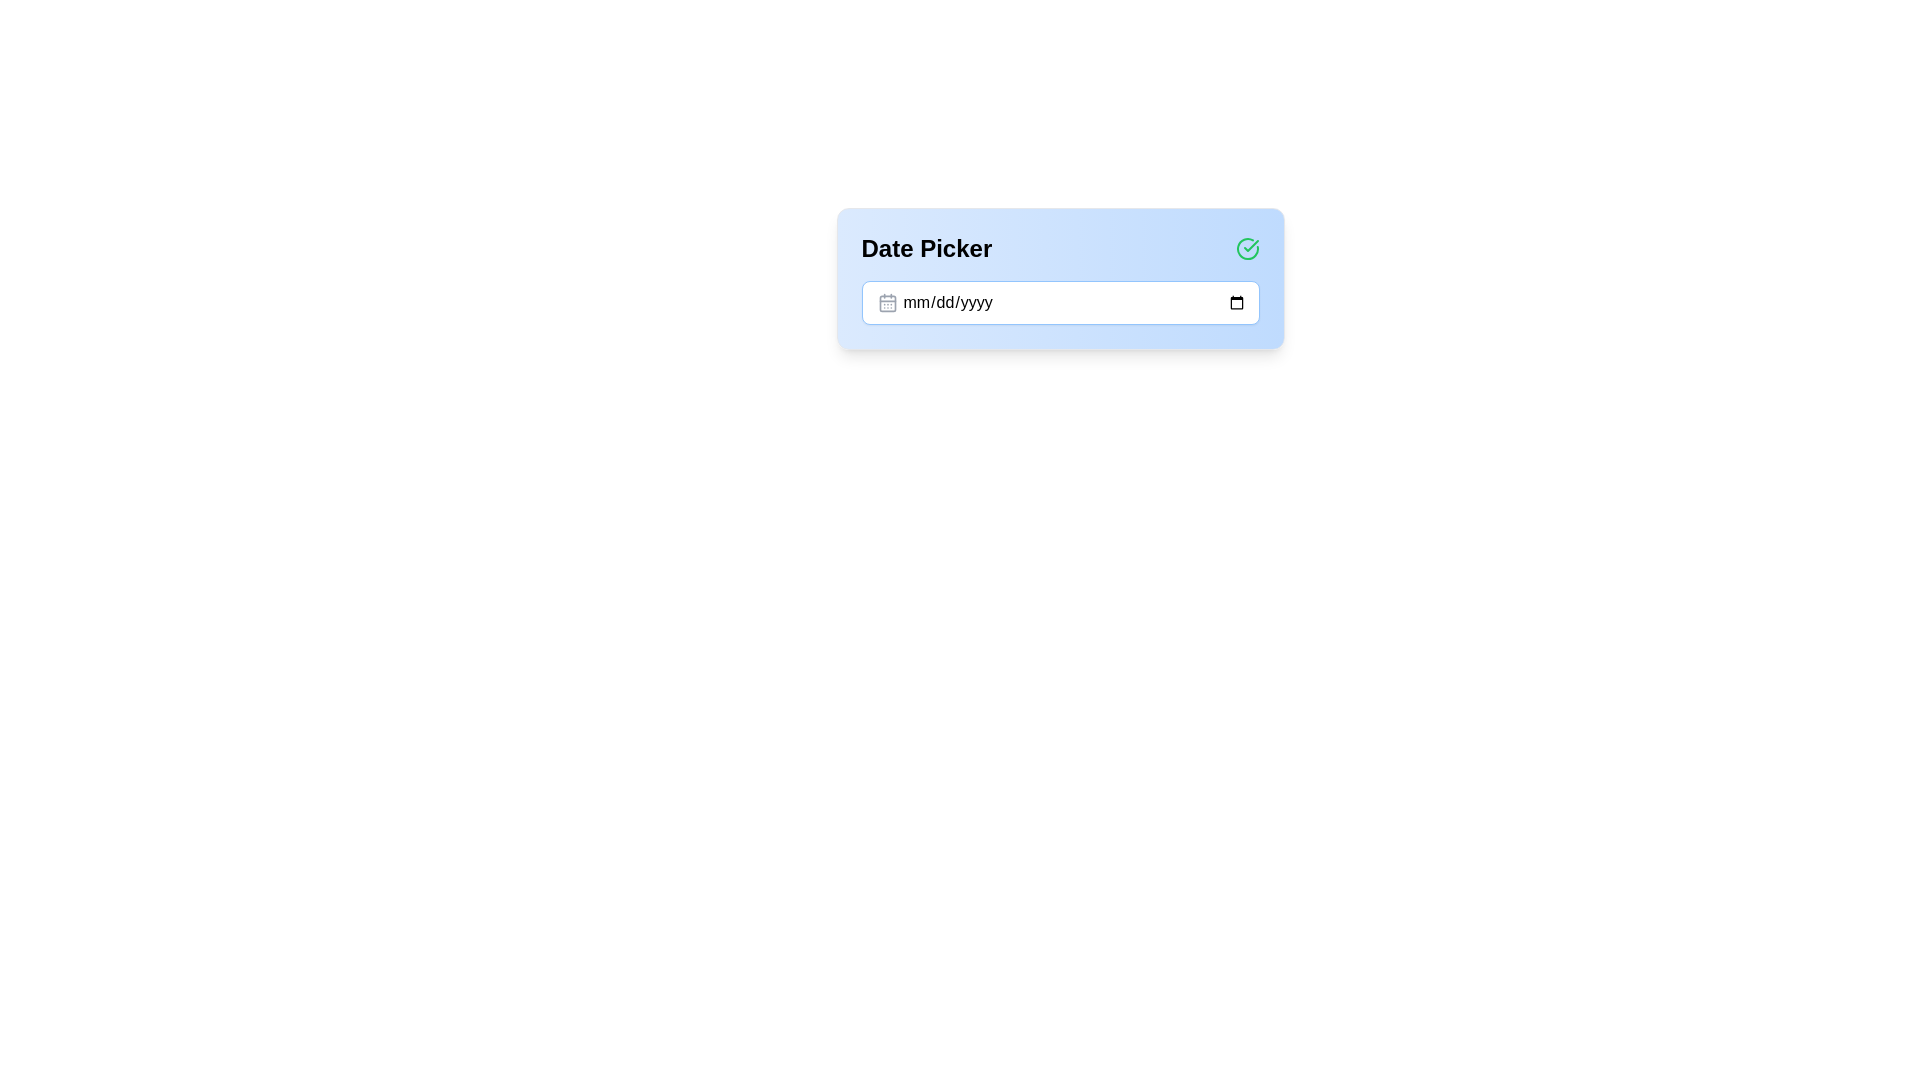 The height and width of the screenshot is (1080, 1920). I want to click on the input box of the Date Picker Widget, so click(1059, 278).